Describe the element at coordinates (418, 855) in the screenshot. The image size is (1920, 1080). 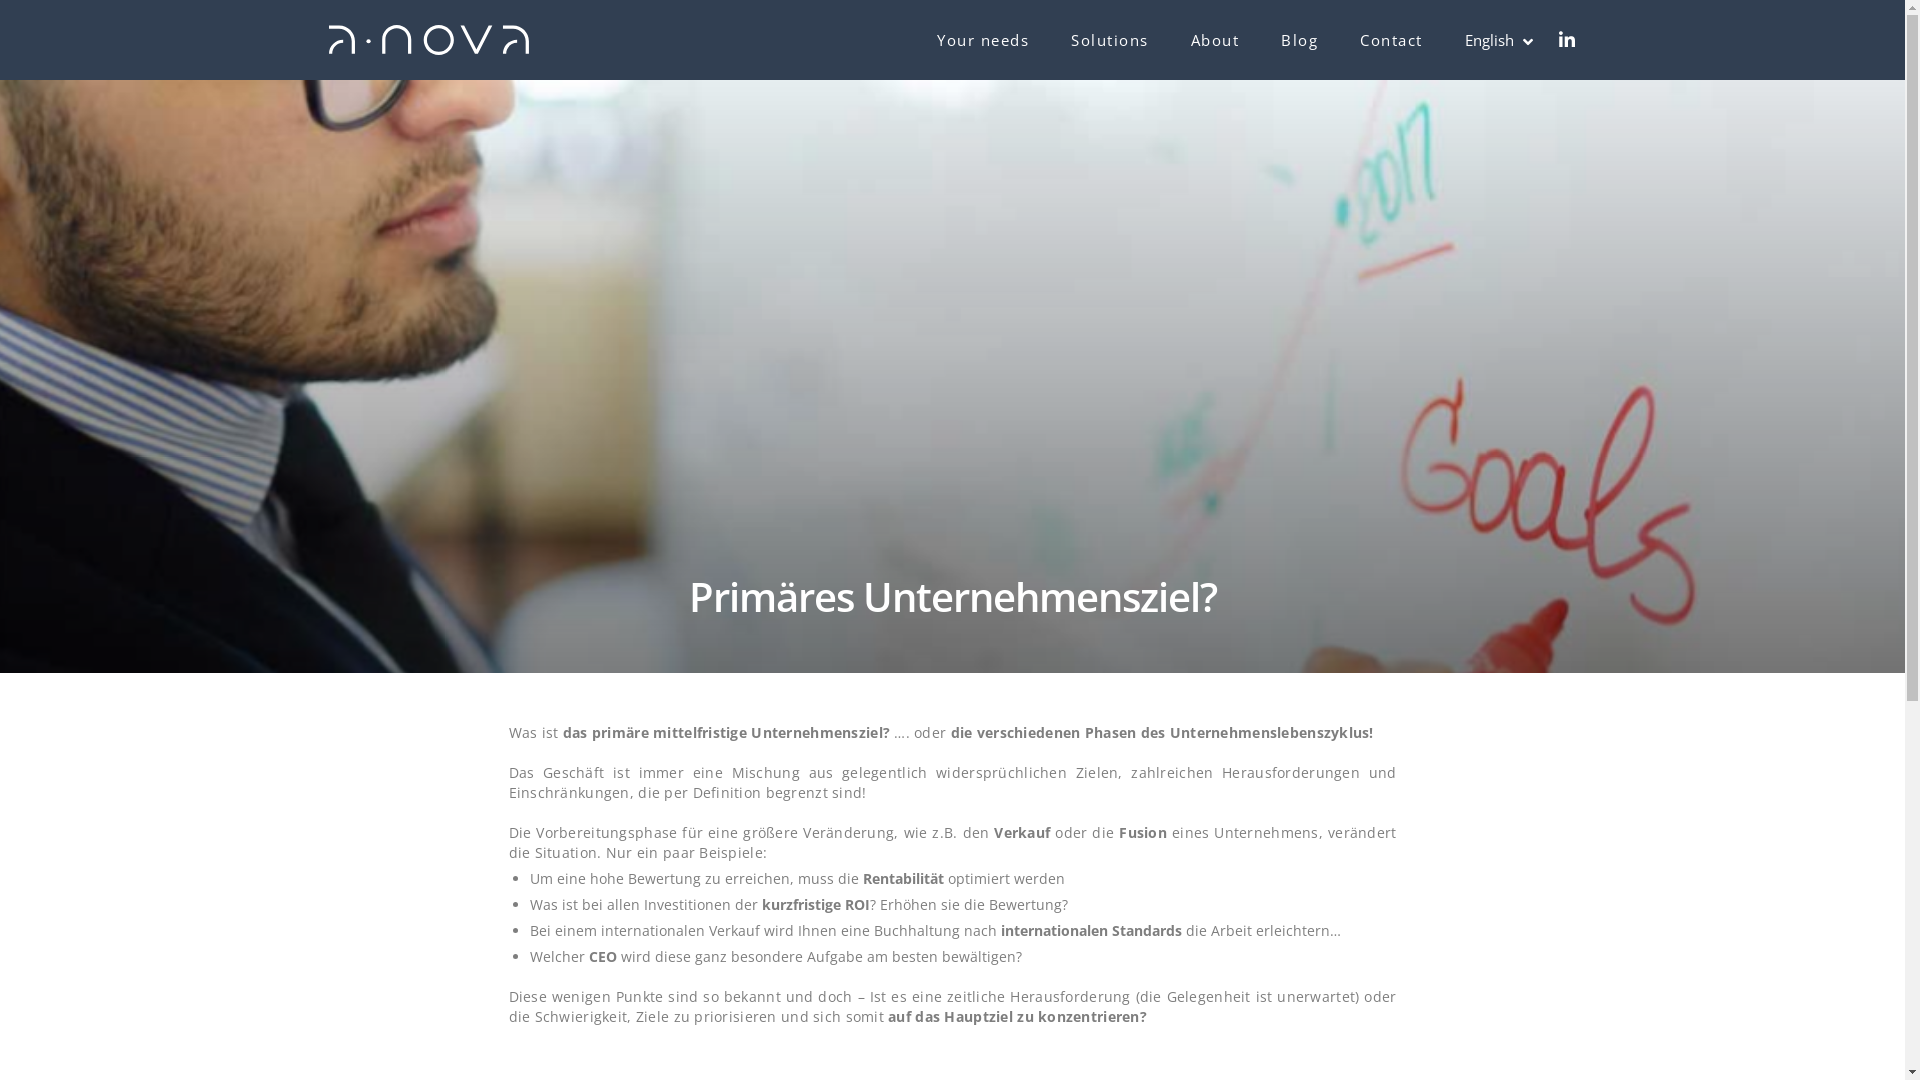
I see `'info@a-nova.ch'` at that location.